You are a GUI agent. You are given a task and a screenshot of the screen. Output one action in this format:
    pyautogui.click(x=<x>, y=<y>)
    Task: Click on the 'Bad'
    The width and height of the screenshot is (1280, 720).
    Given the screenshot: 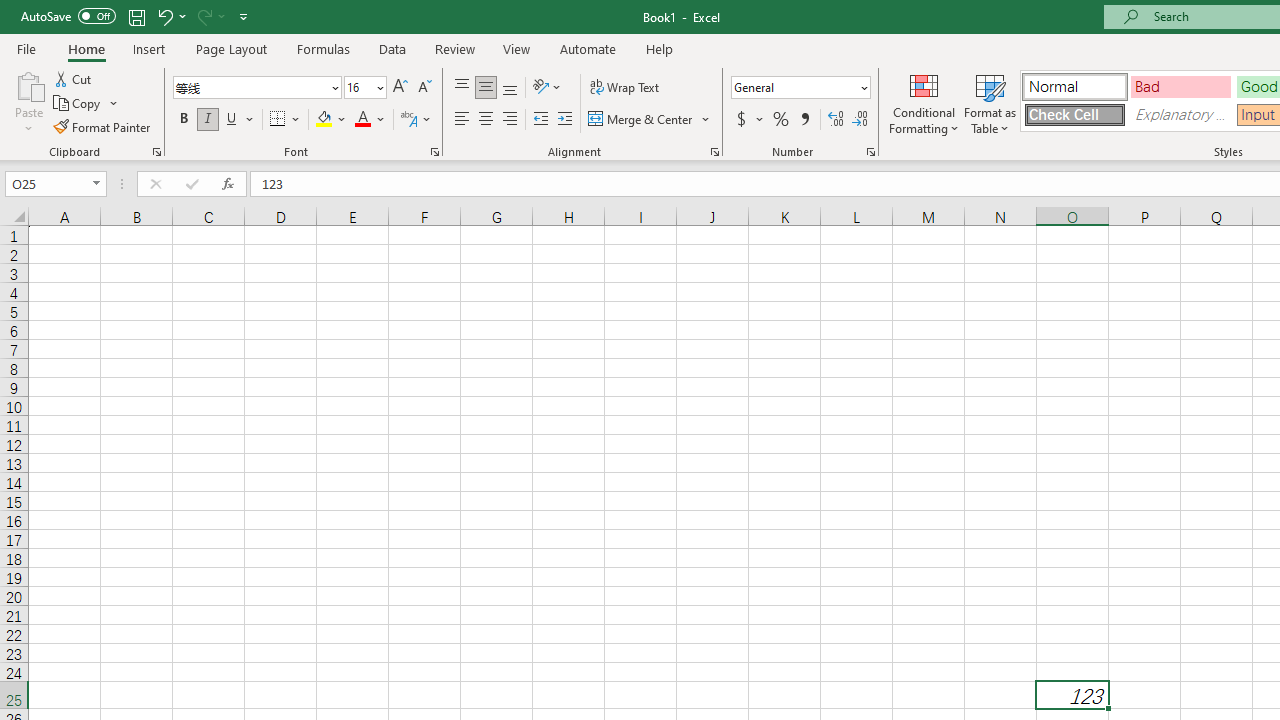 What is the action you would take?
    pyautogui.click(x=1180, y=85)
    